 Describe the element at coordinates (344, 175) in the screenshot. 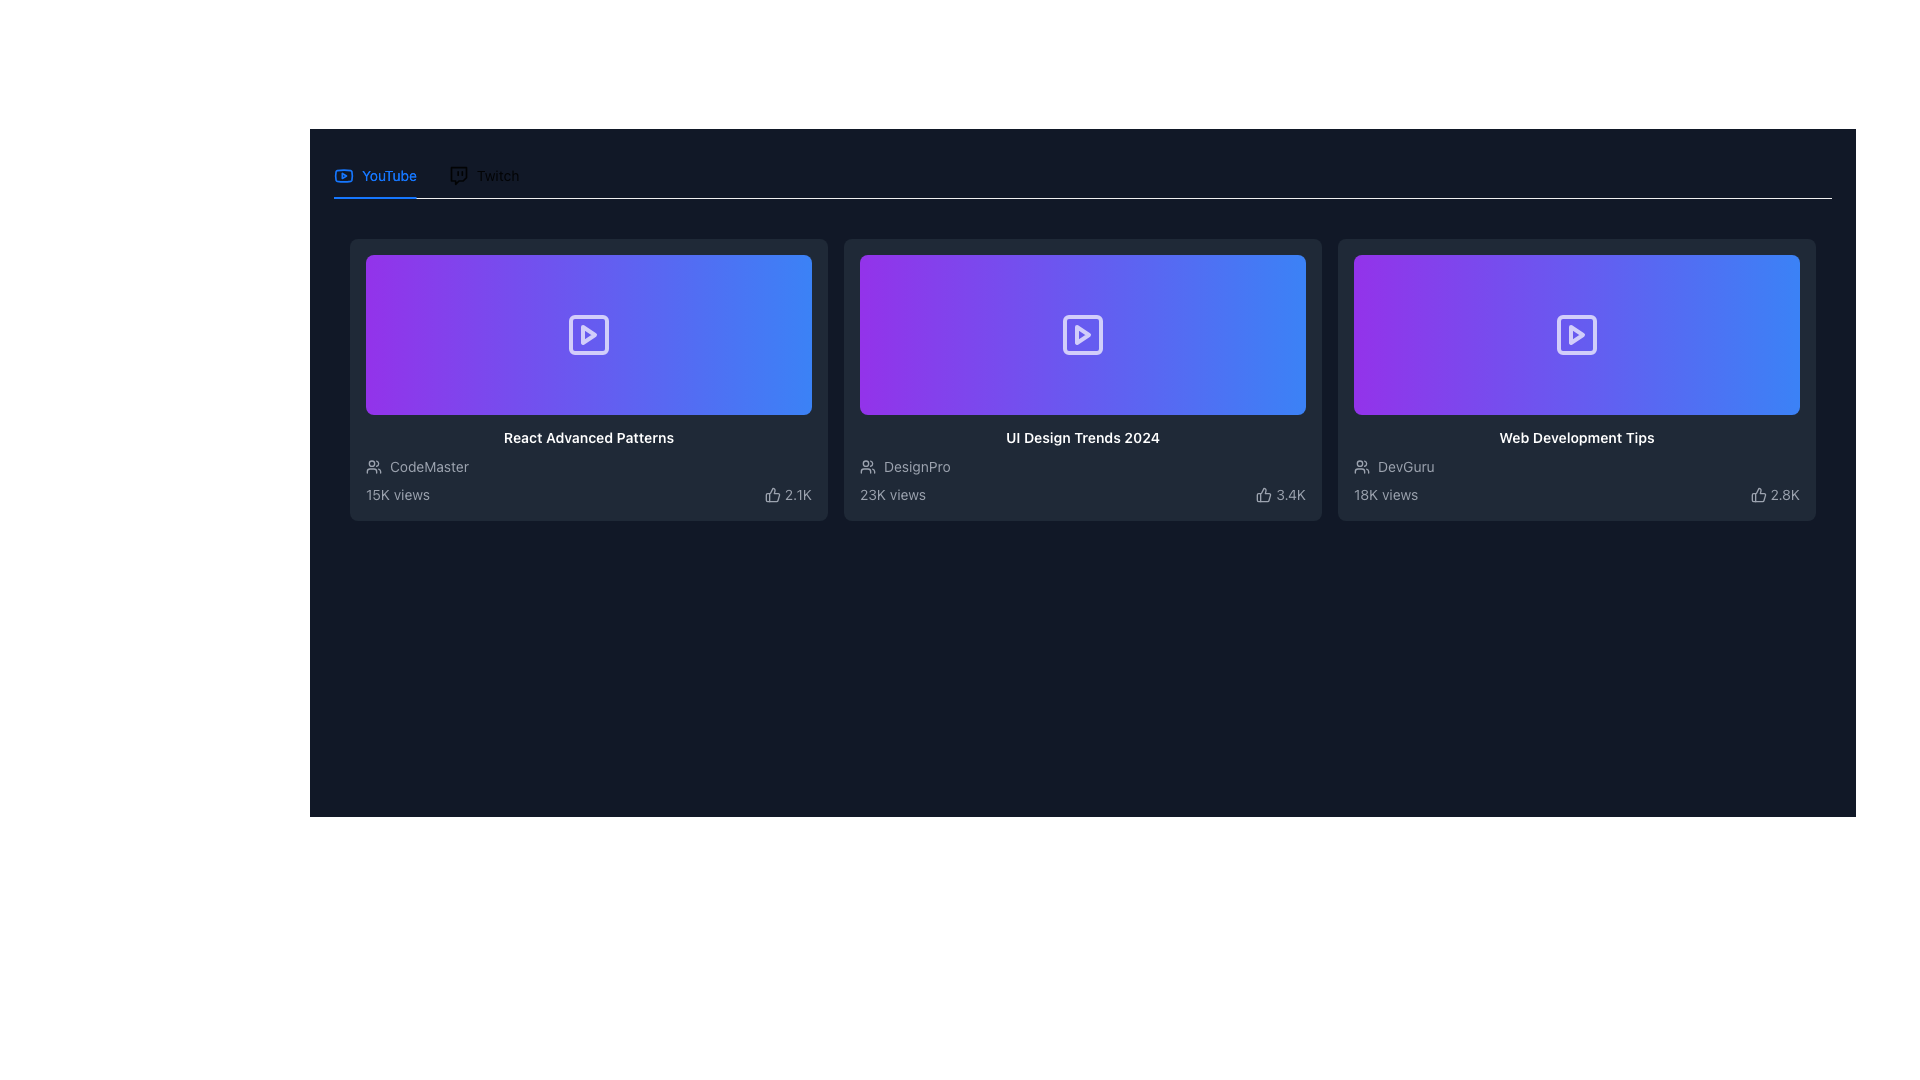

I see `the play button icon located at the top-left corner of the interface, next to the 'YouTube' text and to the left of the 'Twitch' text` at that location.